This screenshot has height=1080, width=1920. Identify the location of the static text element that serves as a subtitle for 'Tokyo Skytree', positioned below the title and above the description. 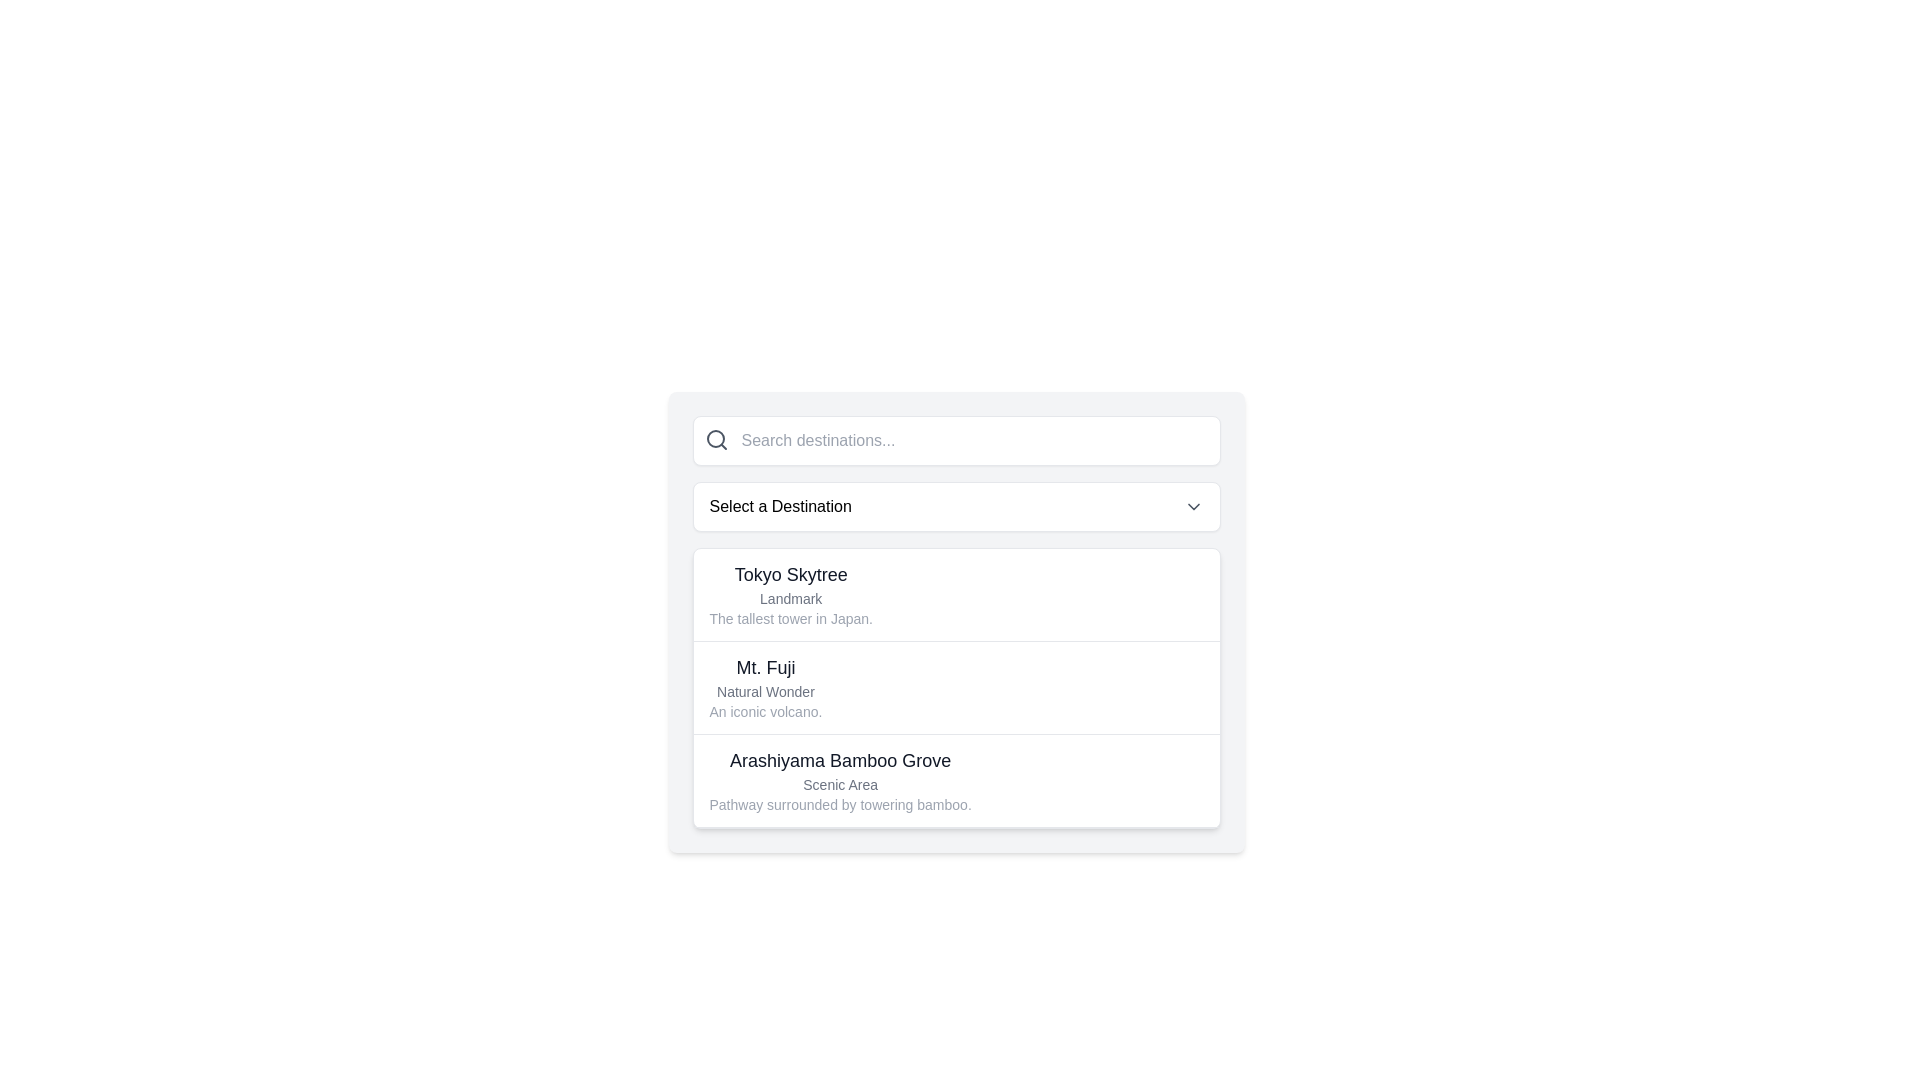
(790, 597).